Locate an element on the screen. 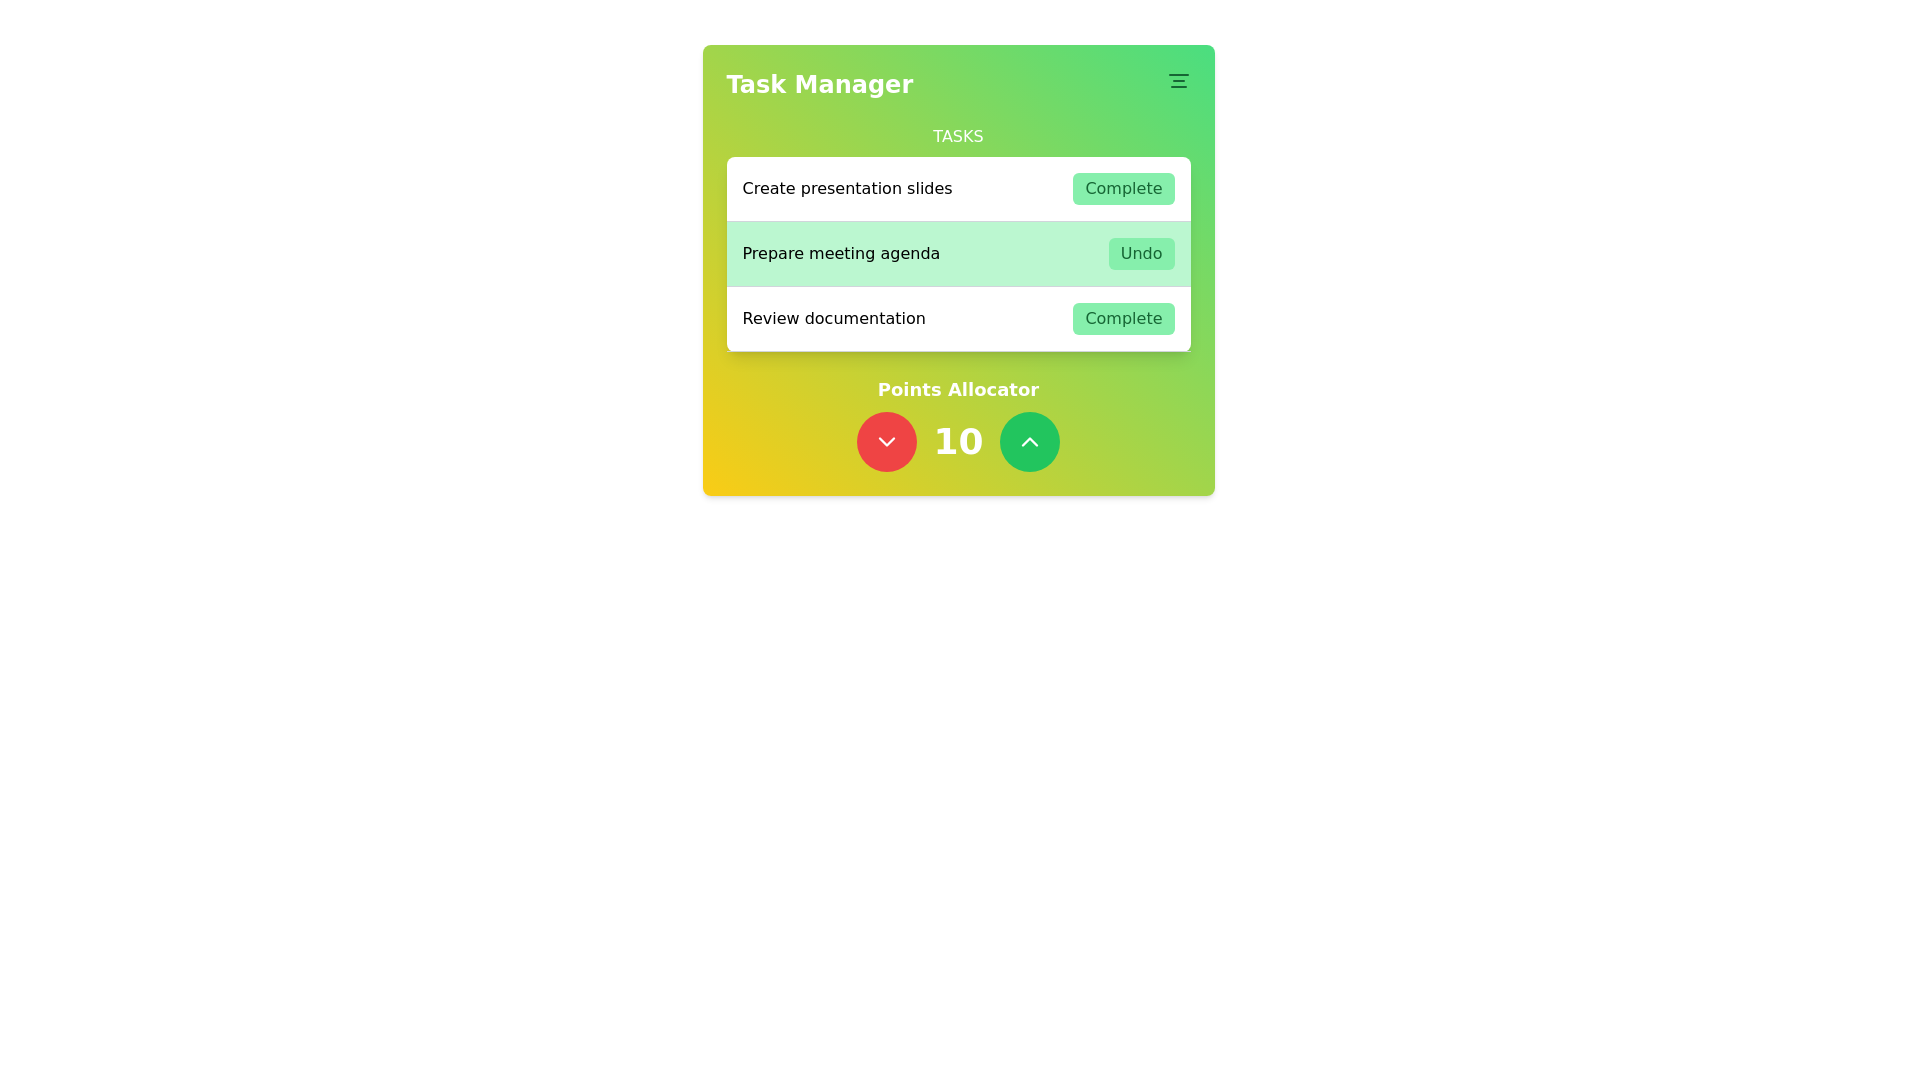  the static label displaying the current value in the points allocation system, which is centered within the 'Points Allocator' section of the UI is located at coordinates (957, 441).